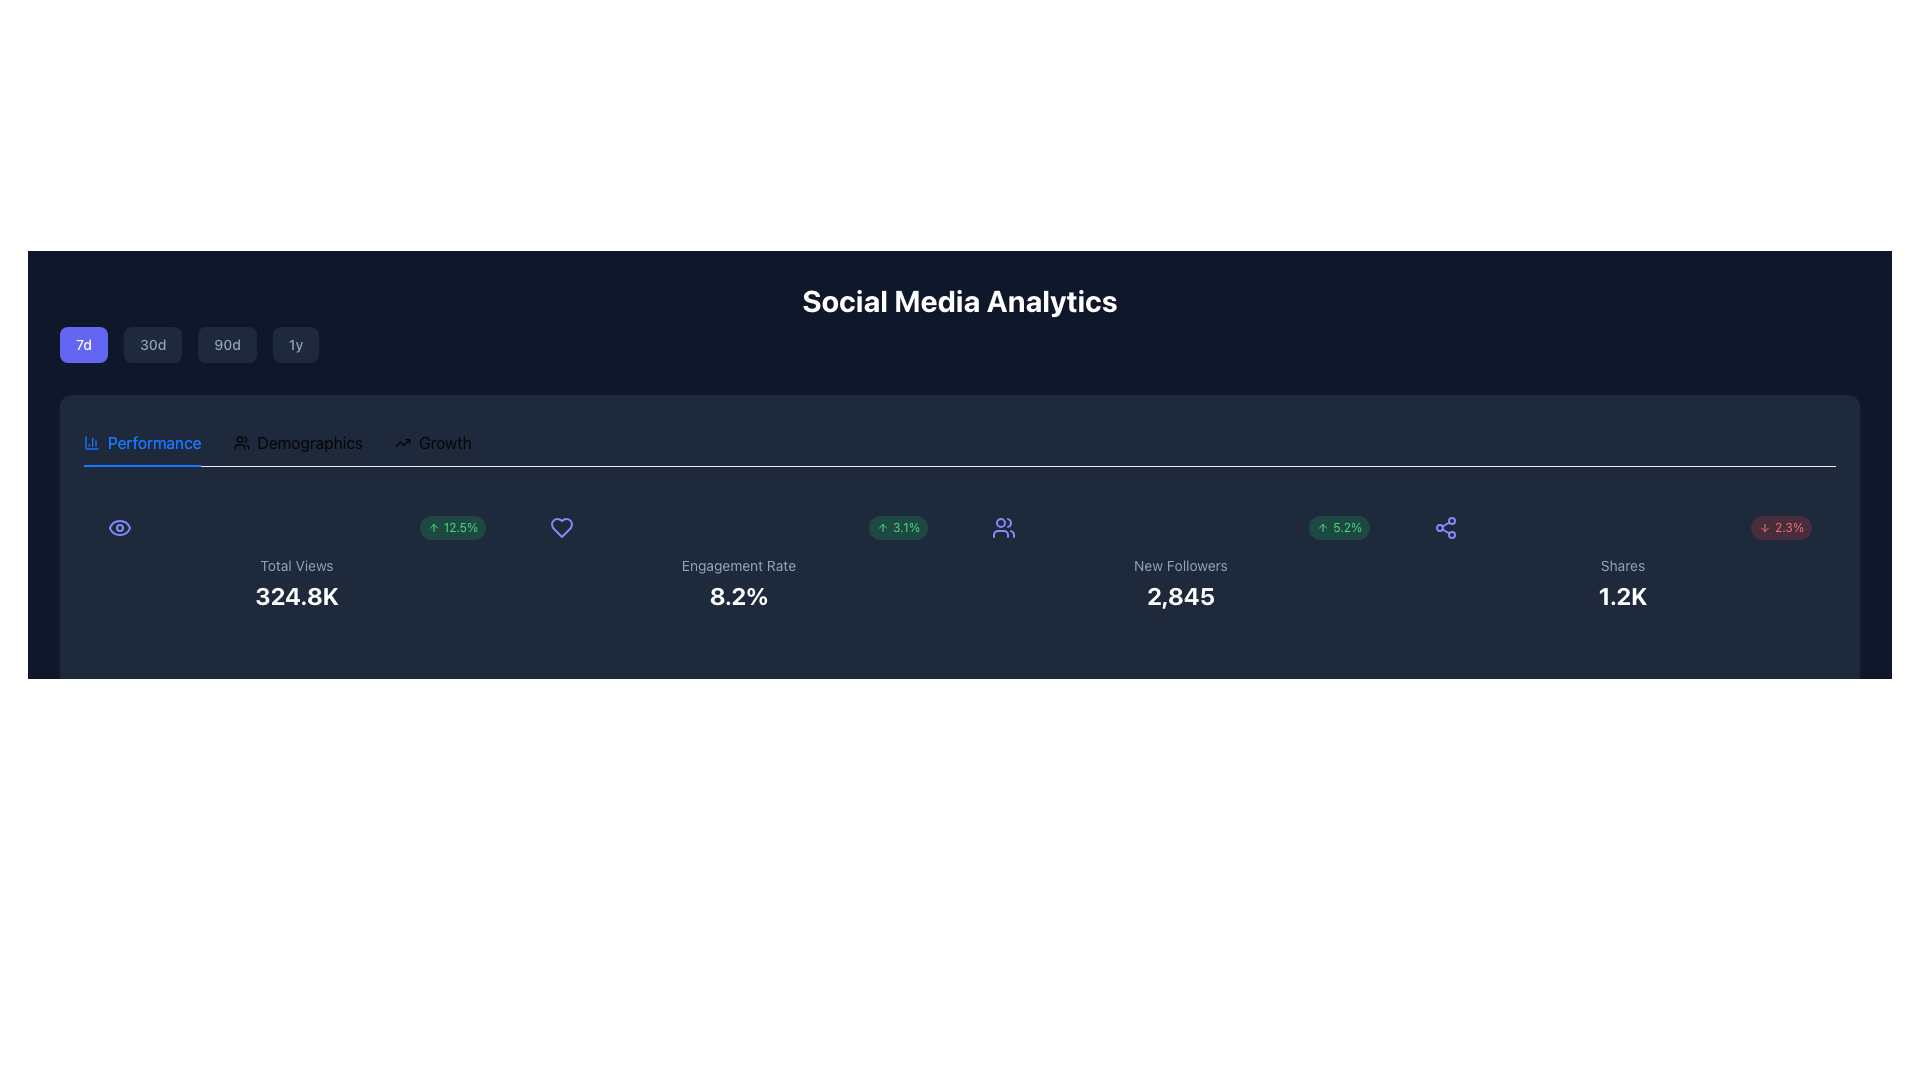  What do you see at coordinates (90, 442) in the screenshot?
I see `the 'Performance' icon located at the leftmost side of the menu bar, which visually represents the performance section adjacent to the 'Performance' label` at bounding box center [90, 442].